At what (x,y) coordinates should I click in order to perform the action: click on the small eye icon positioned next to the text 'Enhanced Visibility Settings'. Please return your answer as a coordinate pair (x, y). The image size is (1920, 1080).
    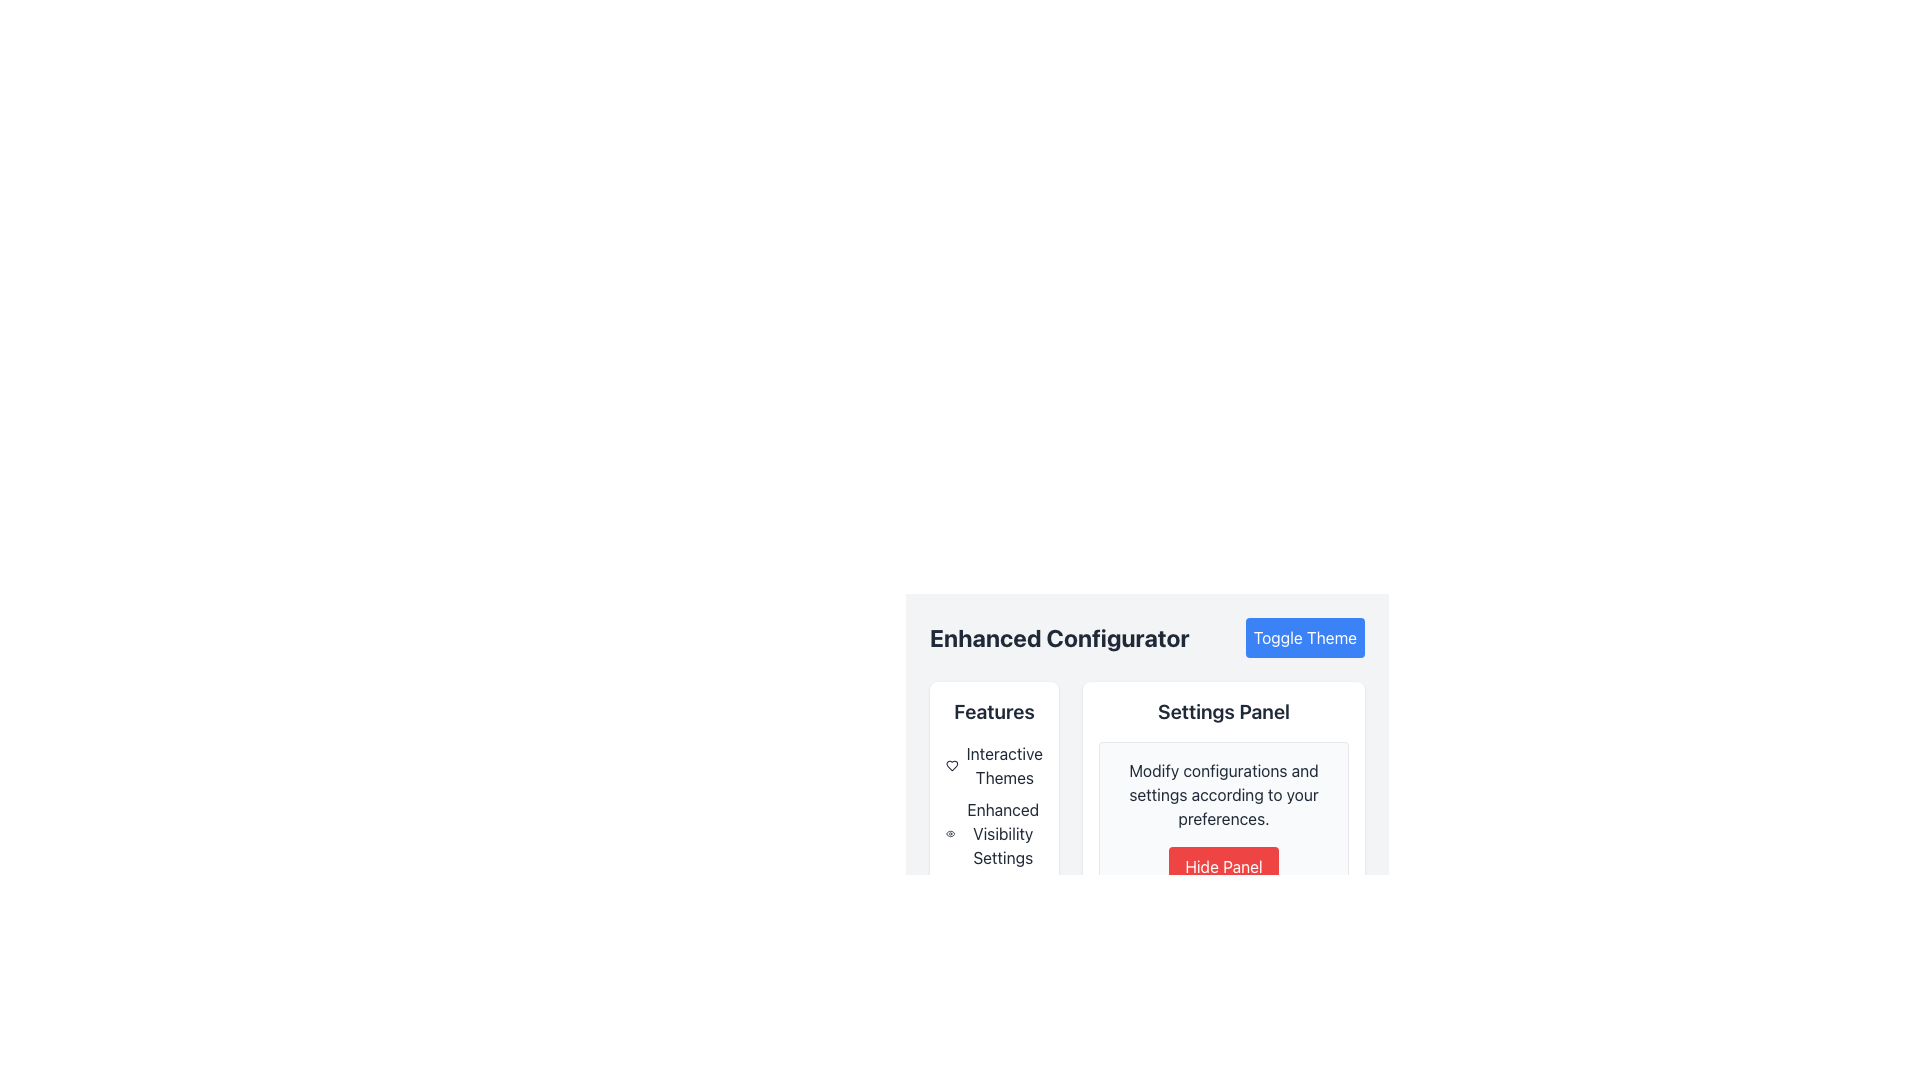
    Looking at the image, I should click on (949, 833).